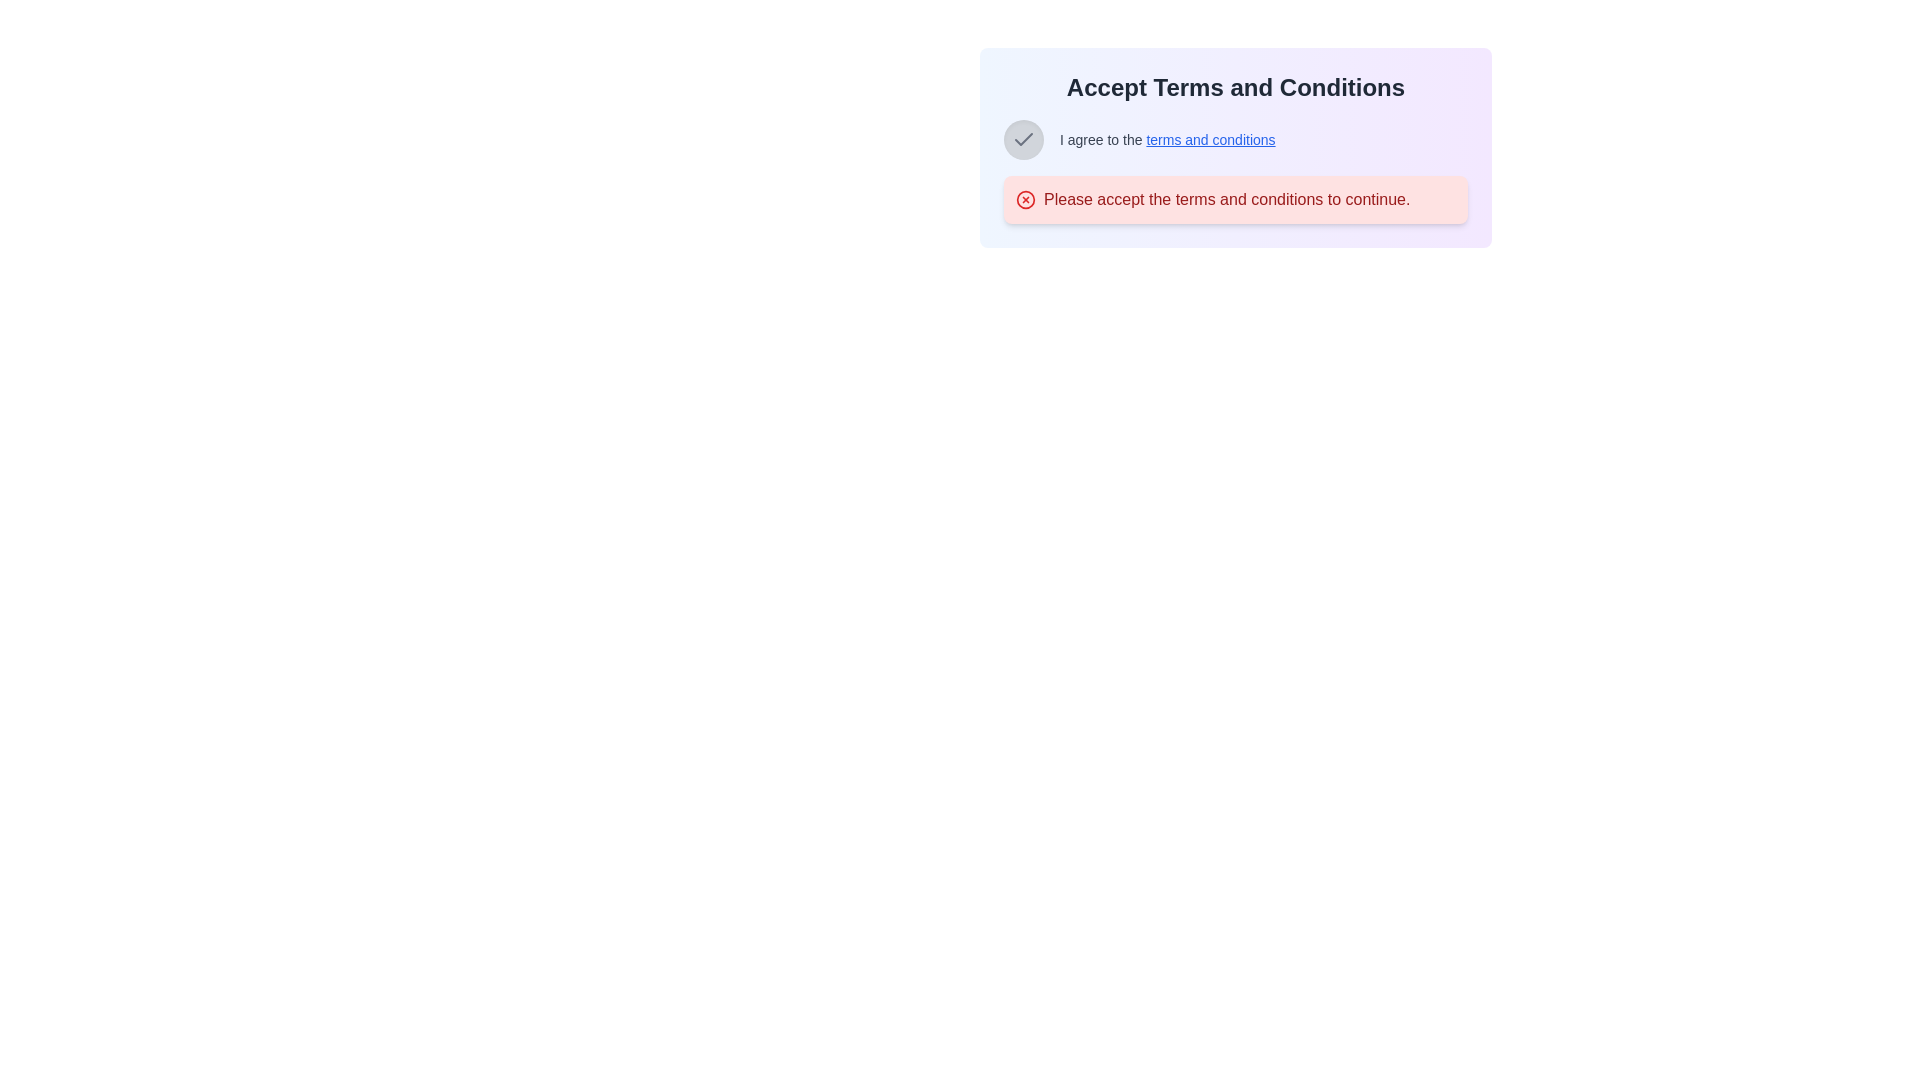  What do you see at coordinates (1209, 138) in the screenshot?
I see `the hyperlink that says 'I agree to the terms and conditions'` at bounding box center [1209, 138].